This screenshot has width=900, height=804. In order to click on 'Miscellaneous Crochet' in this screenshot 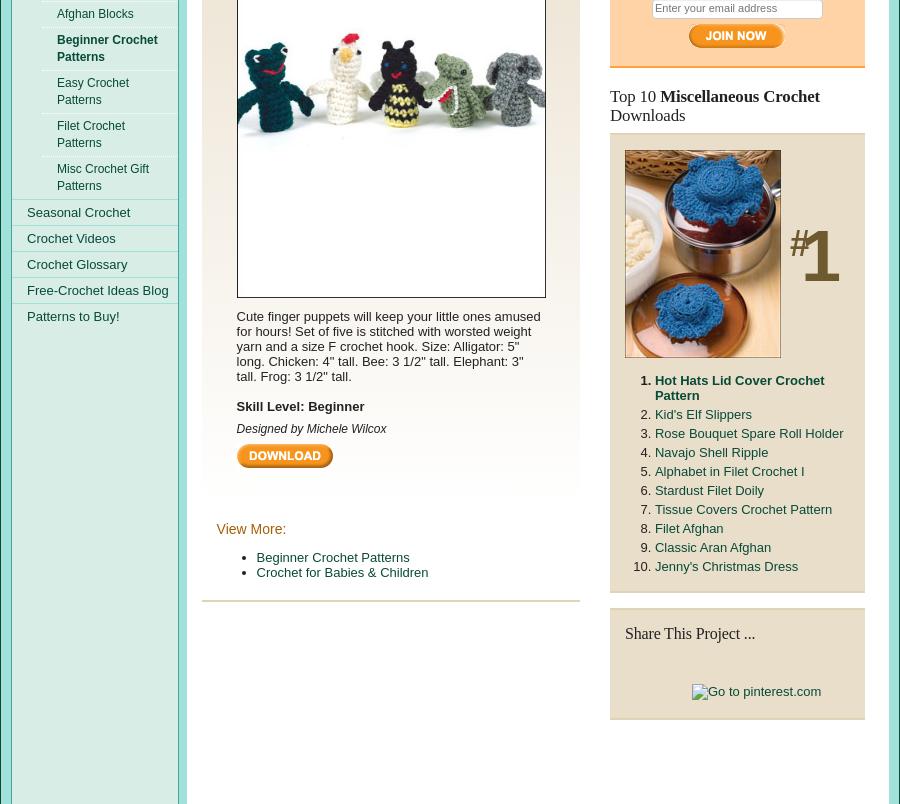, I will do `click(738, 95)`.